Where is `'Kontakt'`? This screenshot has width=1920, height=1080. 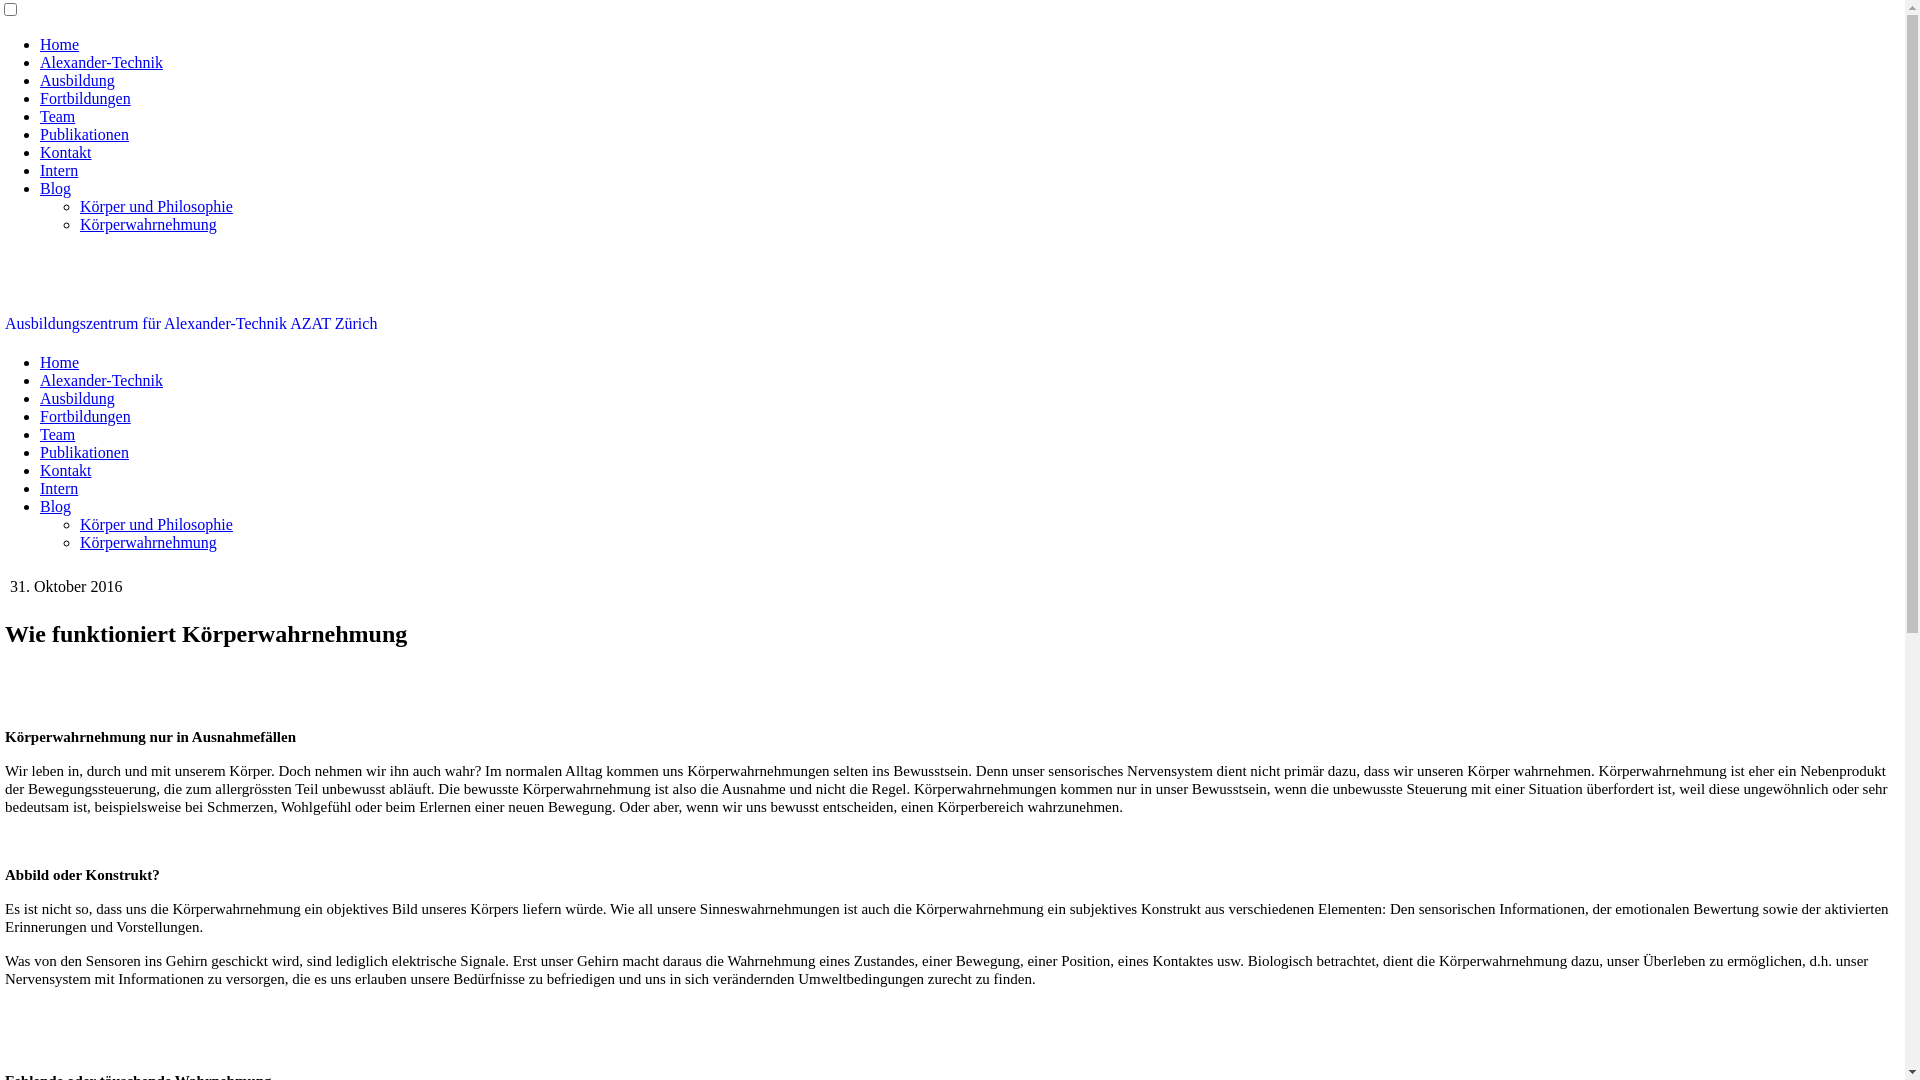
'Kontakt' is located at coordinates (66, 470).